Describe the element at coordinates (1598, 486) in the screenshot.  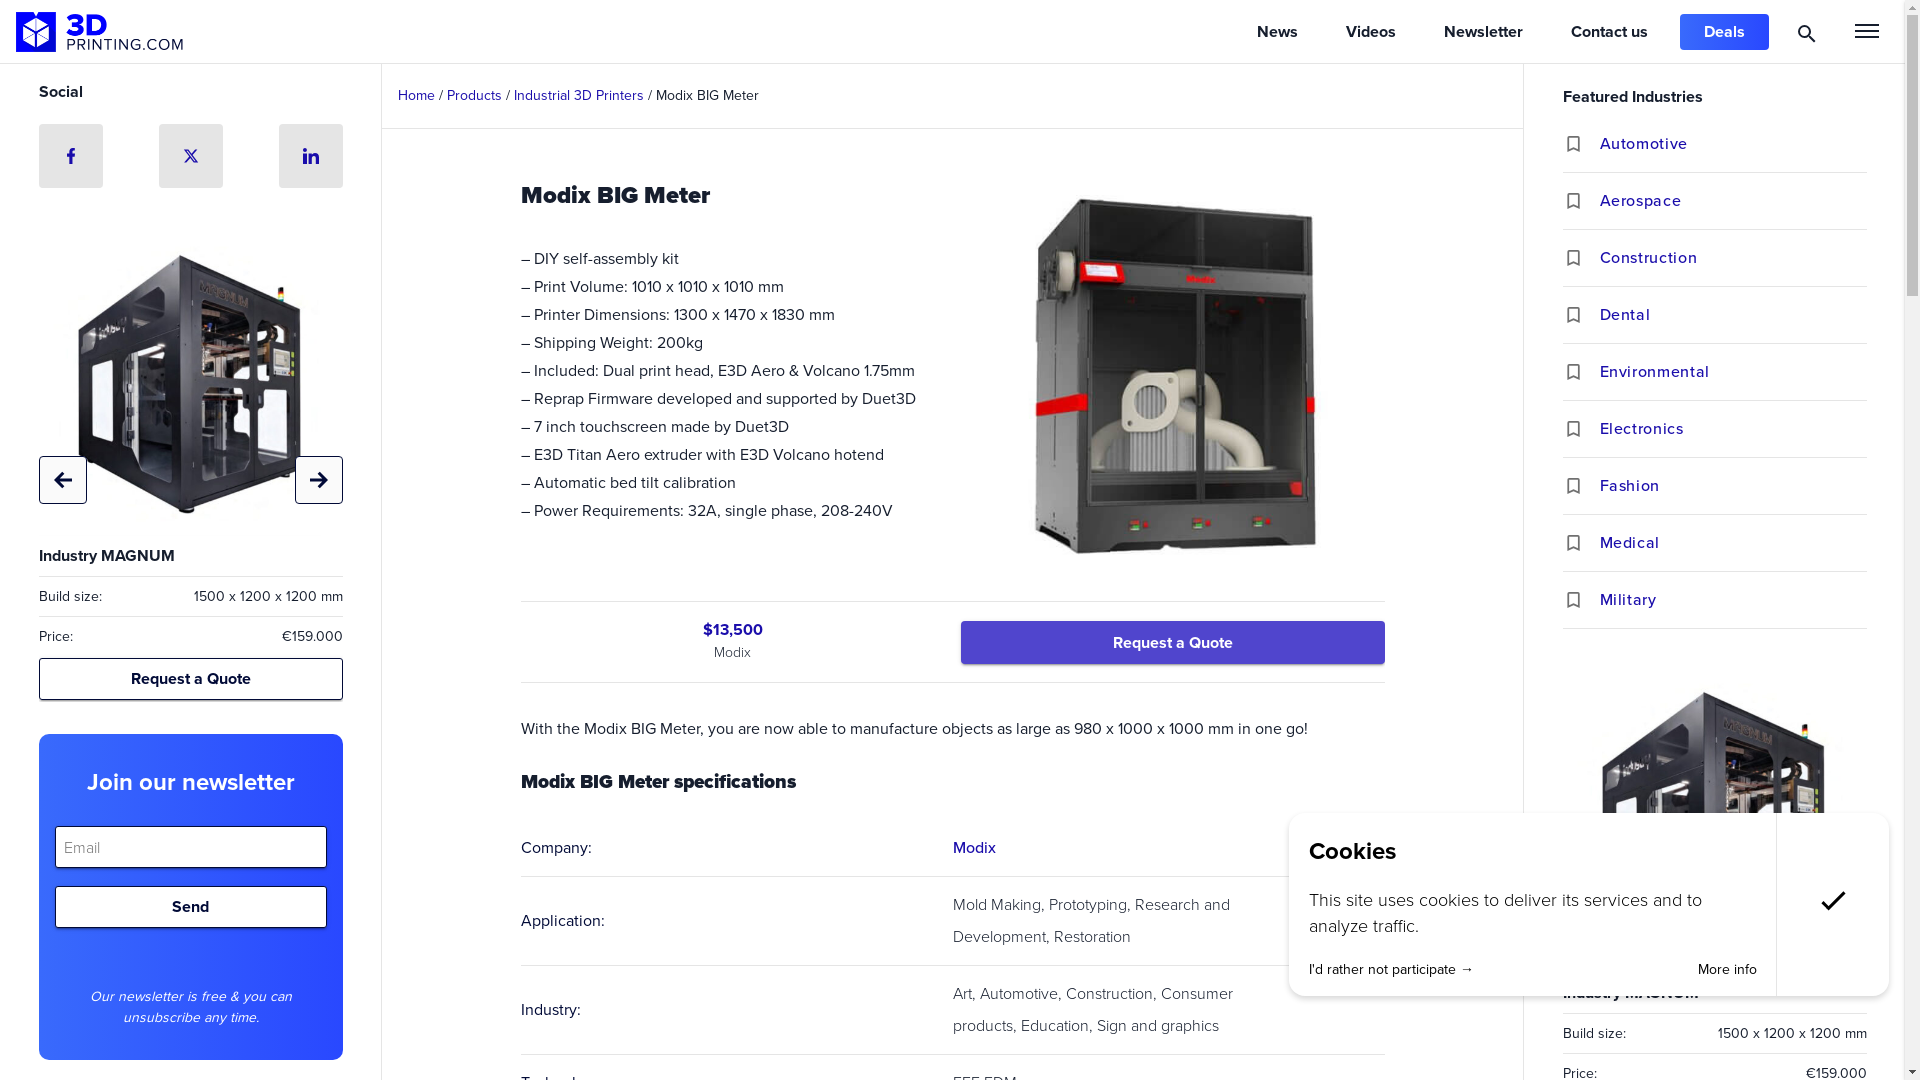
I see `'Fashion'` at that location.